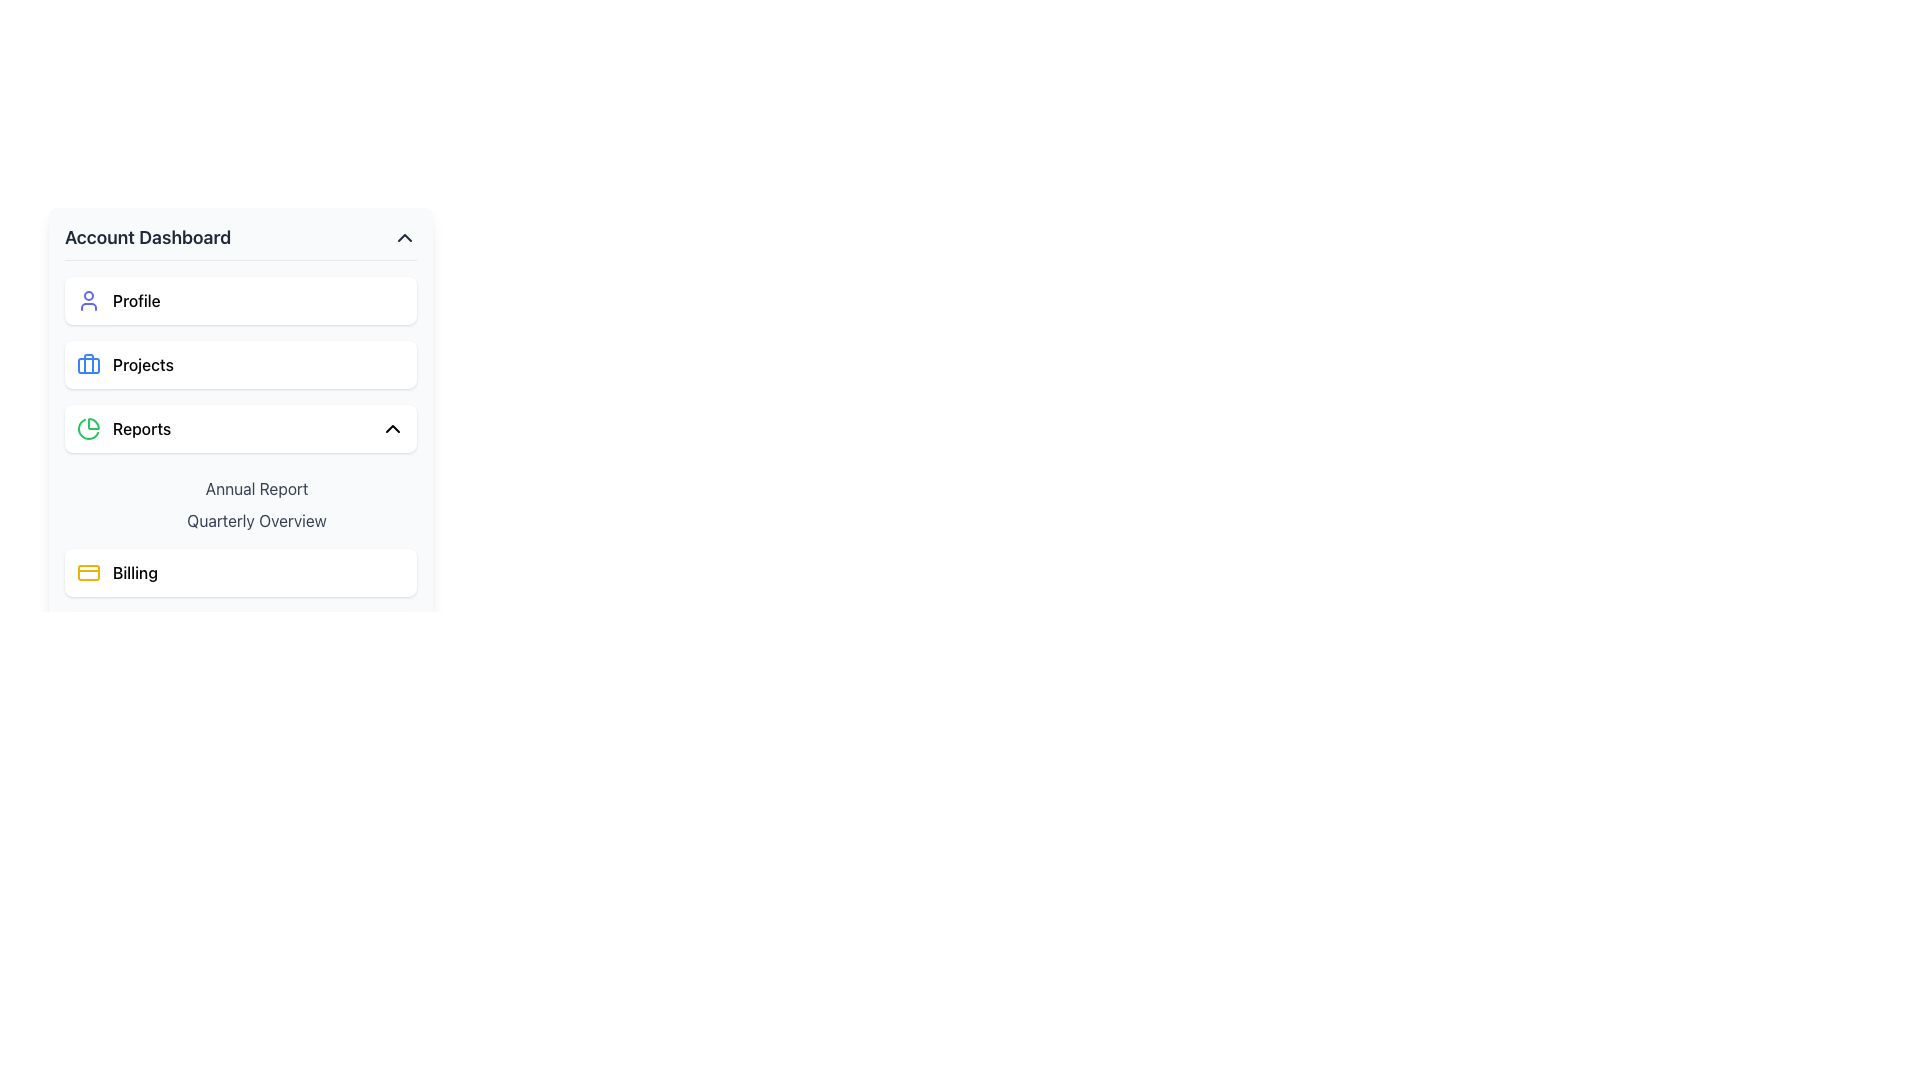 Image resolution: width=1920 pixels, height=1080 pixels. What do you see at coordinates (240, 474) in the screenshot?
I see `the Menu Panel located on the left side of the interface` at bounding box center [240, 474].